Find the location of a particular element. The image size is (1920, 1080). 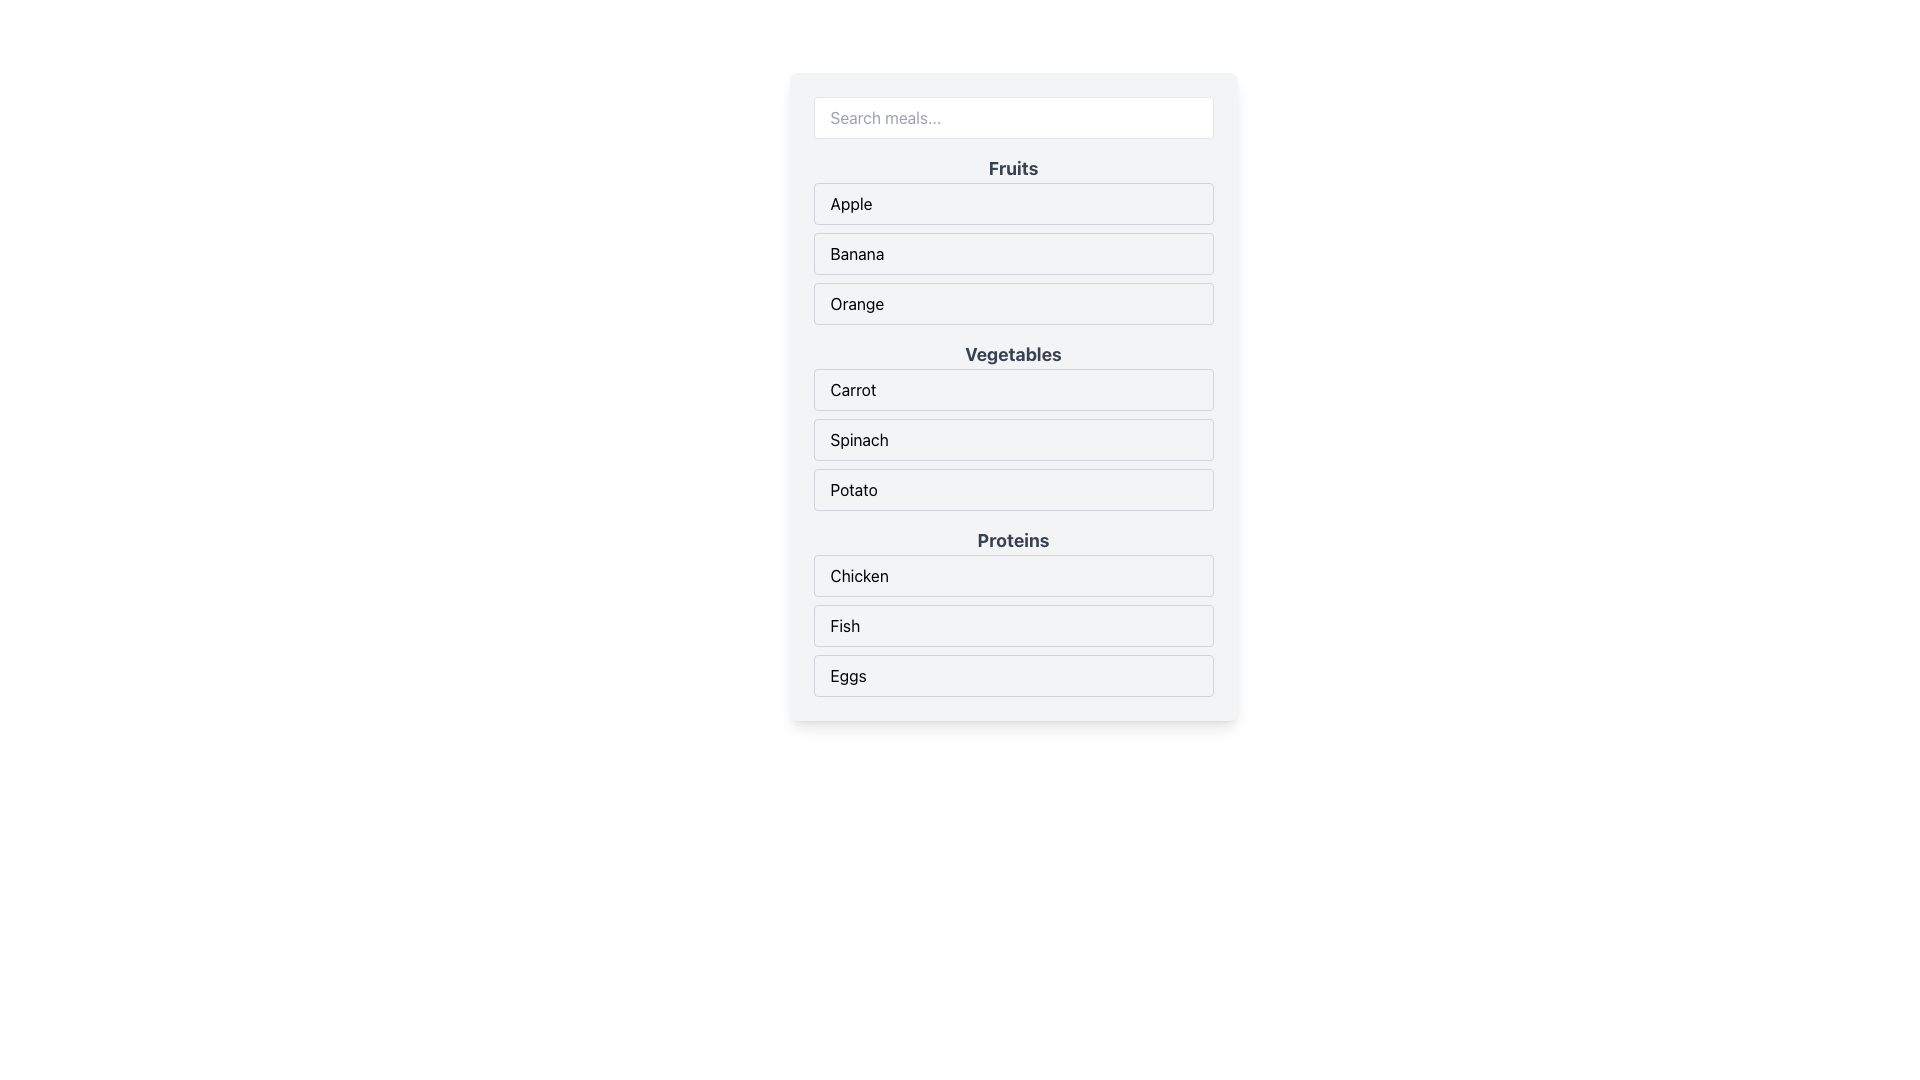

the 'Carrot' button, which is the first entry in the 'Vegetables' section is located at coordinates (1013, 389).